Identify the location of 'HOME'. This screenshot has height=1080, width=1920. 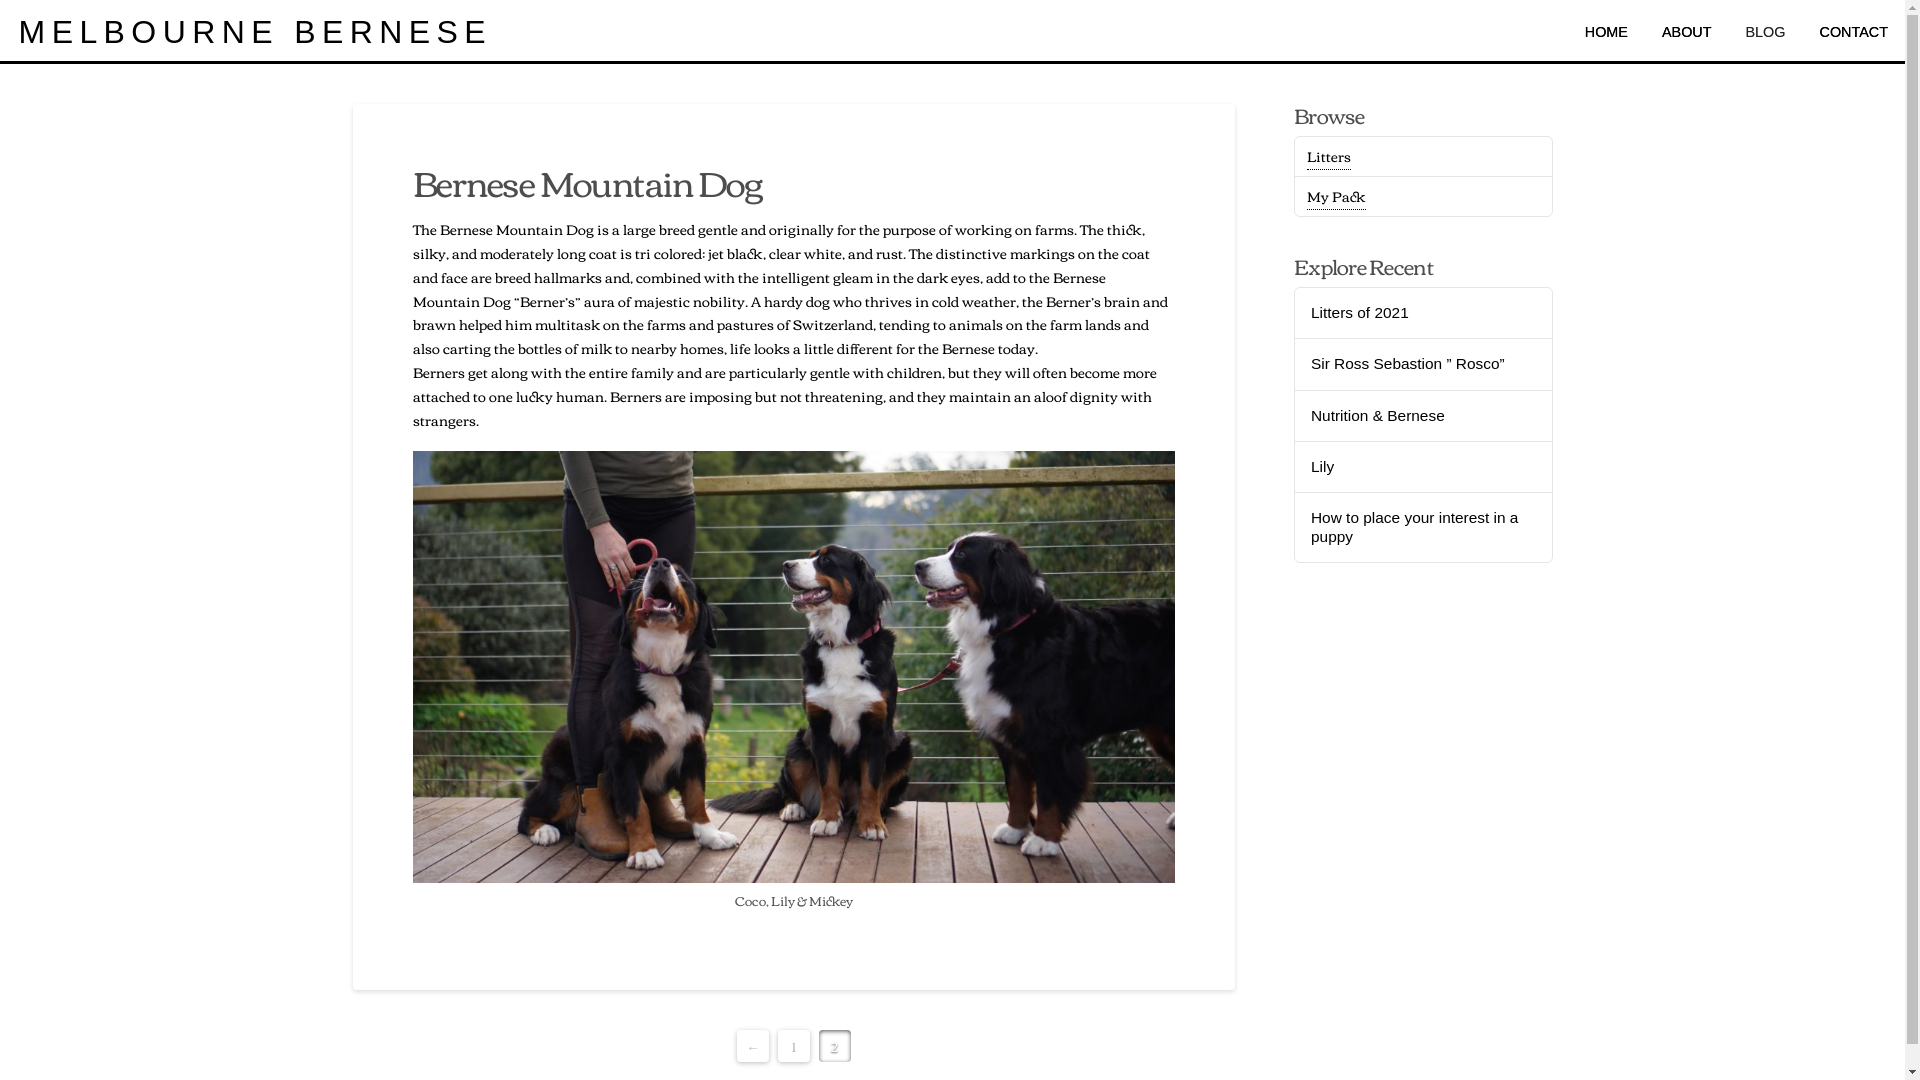
(1606, 31).